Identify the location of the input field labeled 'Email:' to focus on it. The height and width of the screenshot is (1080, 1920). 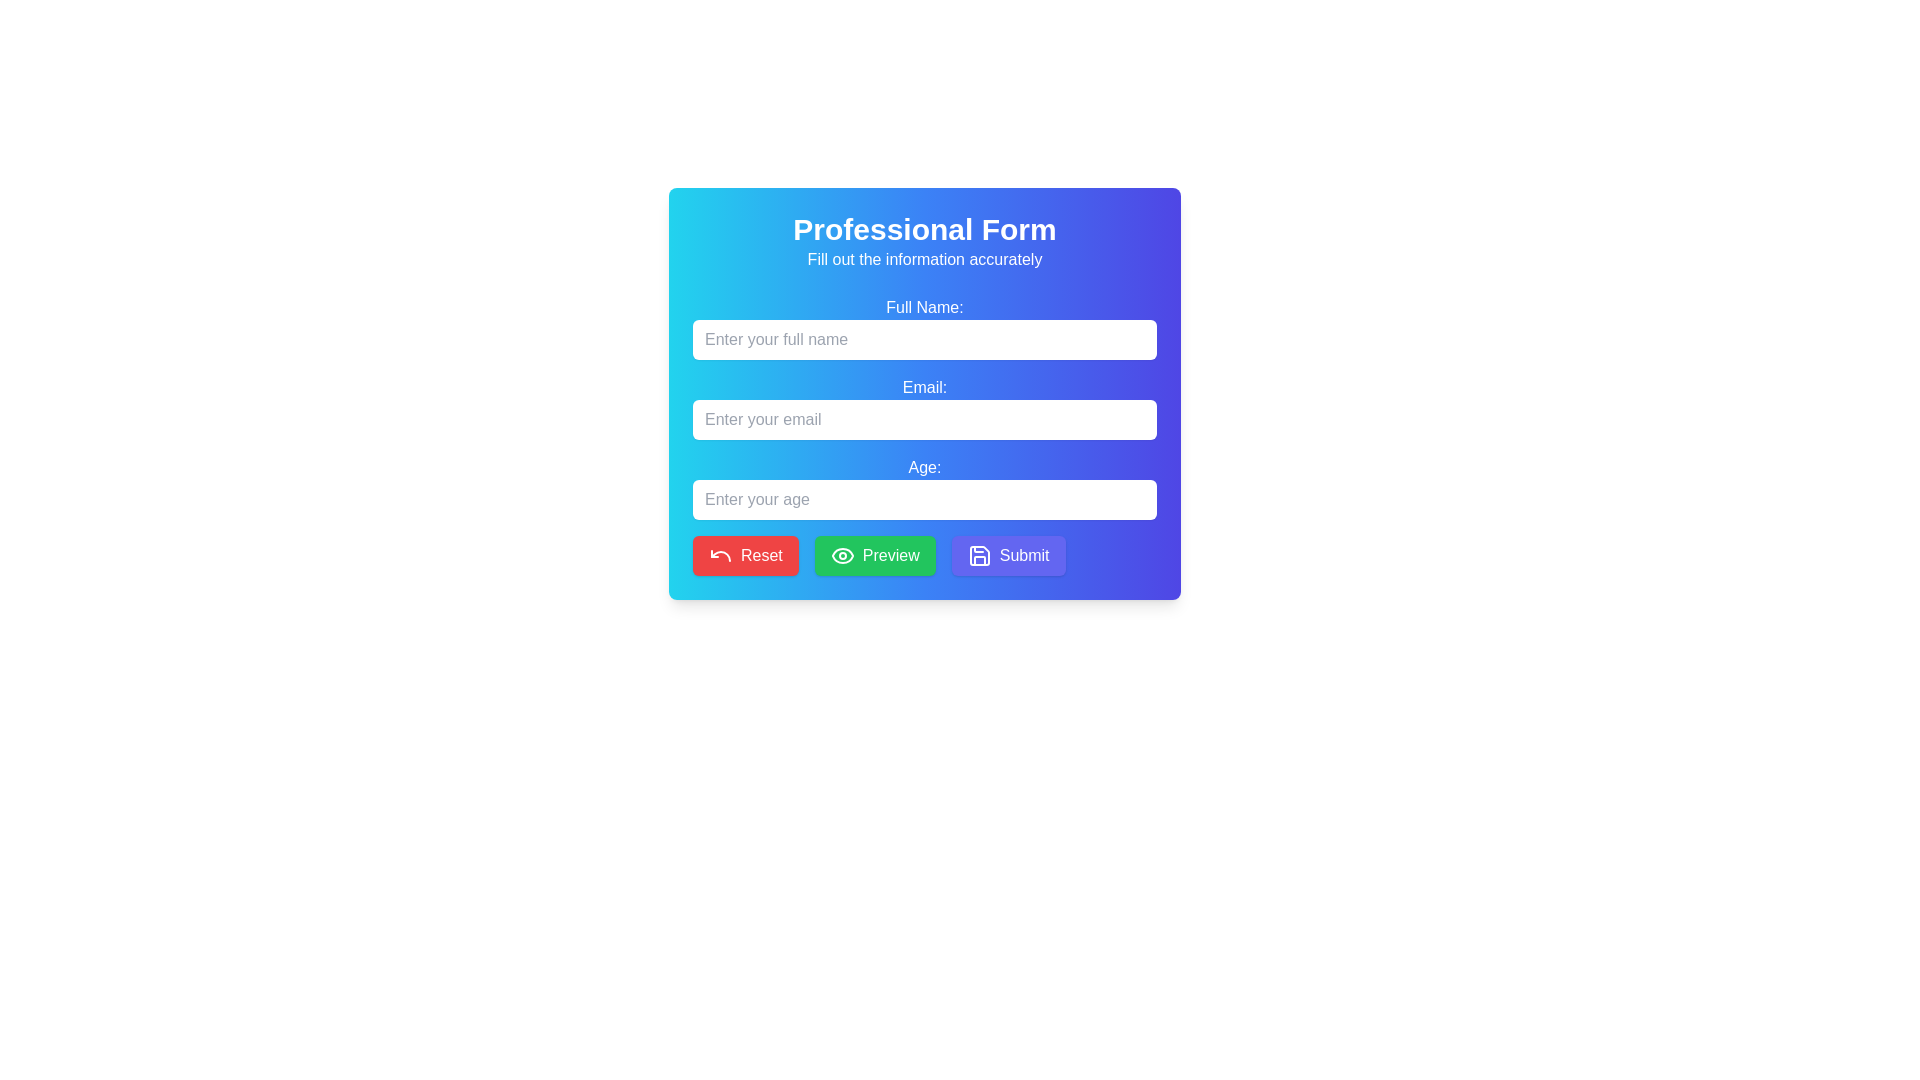
(924, 407).